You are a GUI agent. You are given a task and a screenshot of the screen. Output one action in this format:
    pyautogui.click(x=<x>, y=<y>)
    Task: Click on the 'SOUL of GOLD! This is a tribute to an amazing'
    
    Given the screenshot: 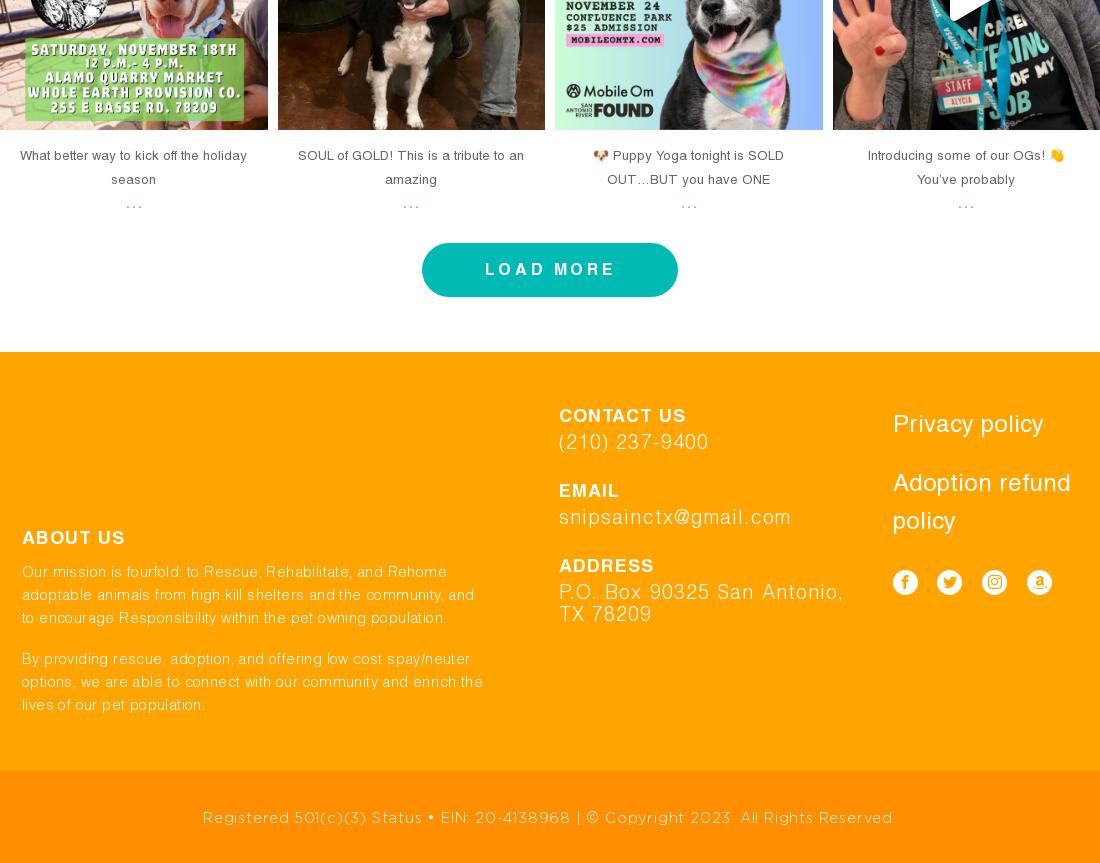 What is the action you would take?
    pyautogui.click(x=296, y=166)
    